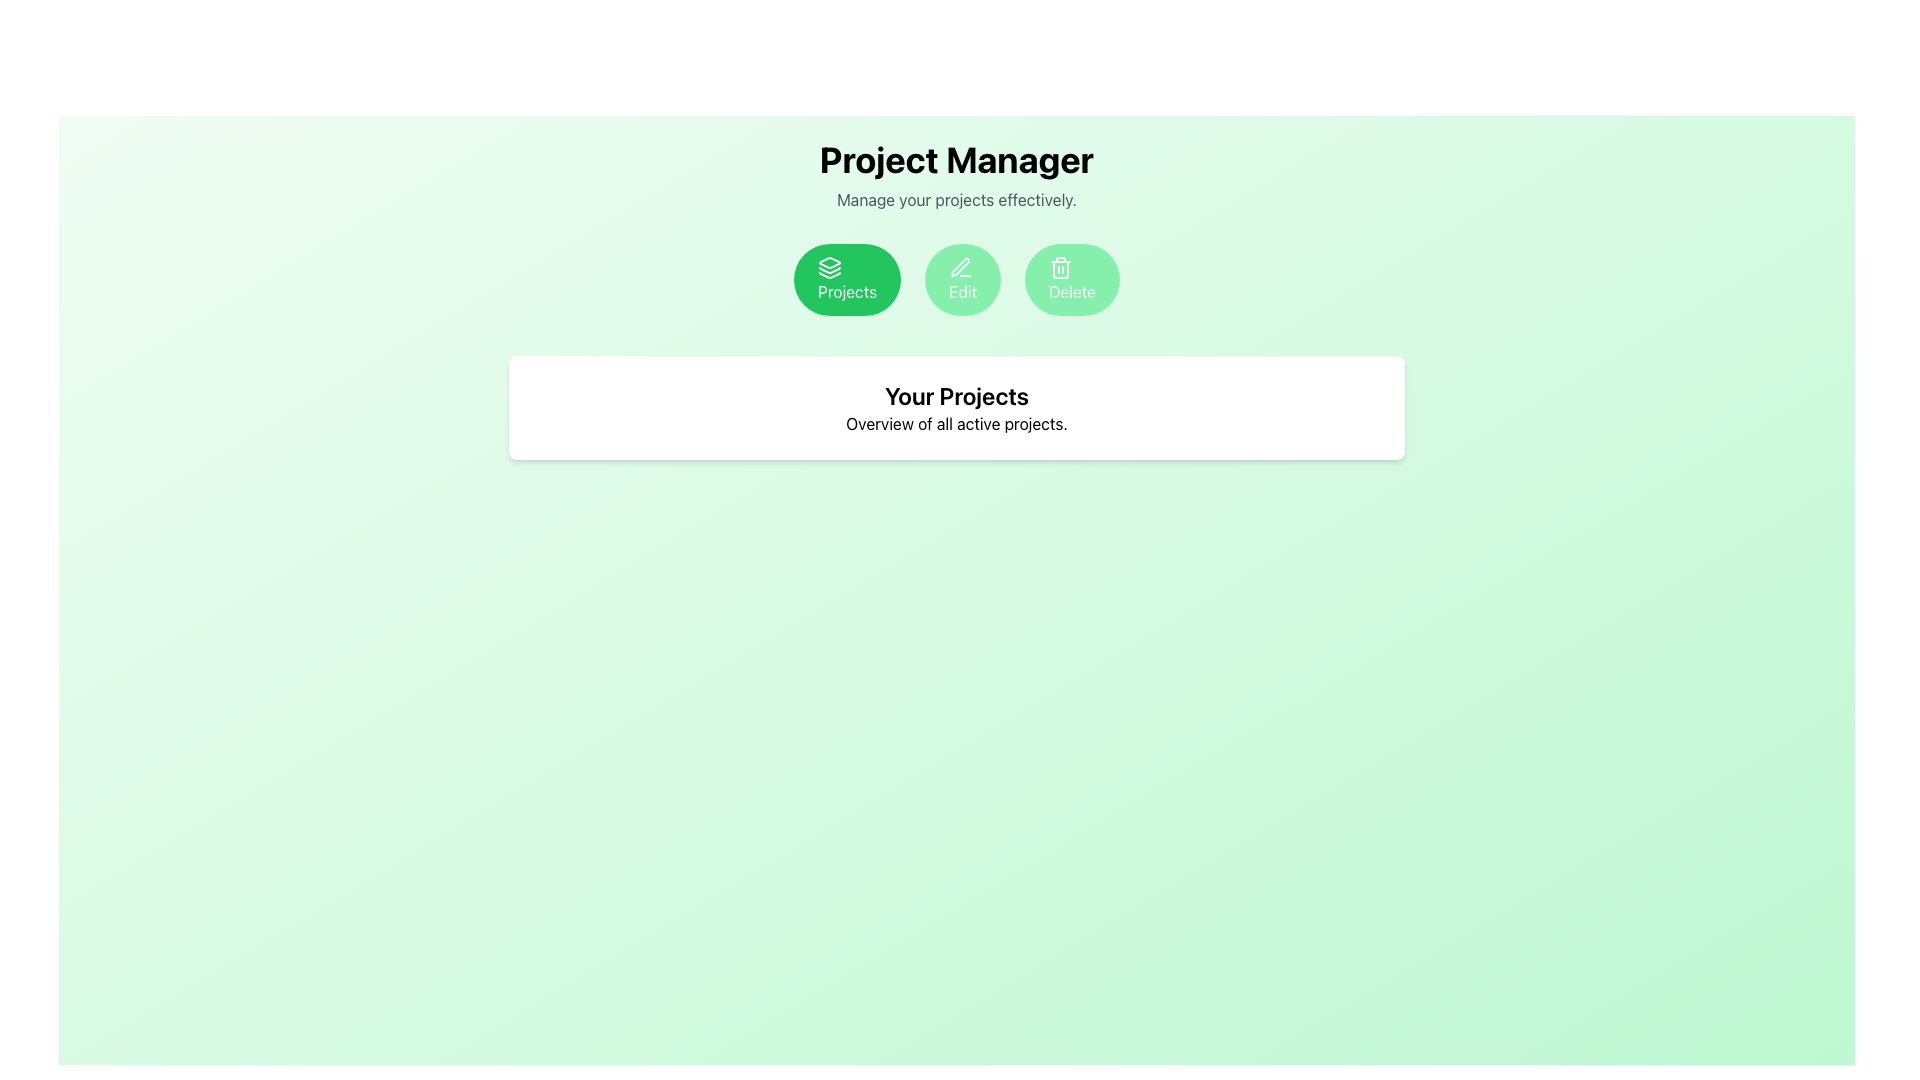 The image size is (1920, 1080). Describe the element at coordinates (830, 266) in the screenshot. I see `the leftmost button with a green background` at that location.